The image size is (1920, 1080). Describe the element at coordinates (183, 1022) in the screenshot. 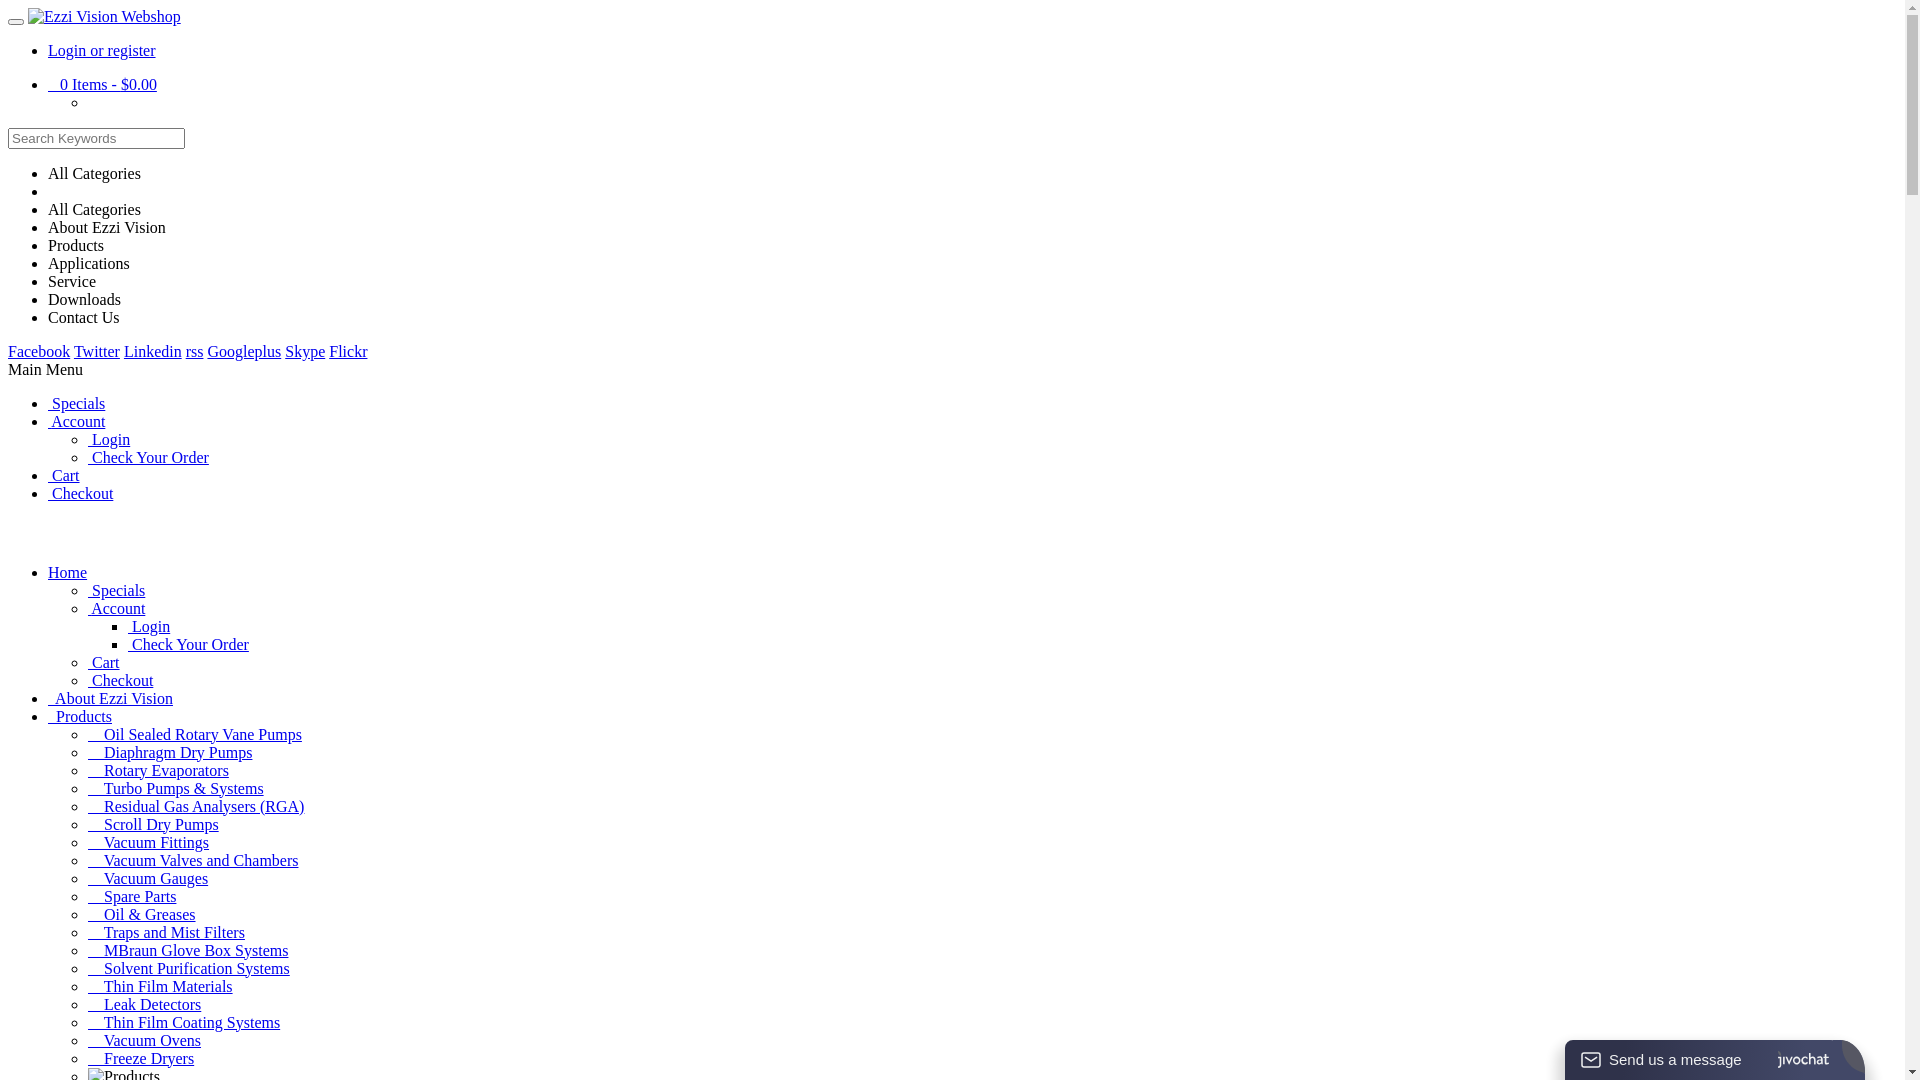

I see `'    Thin Film Coating Systems'` at that location.